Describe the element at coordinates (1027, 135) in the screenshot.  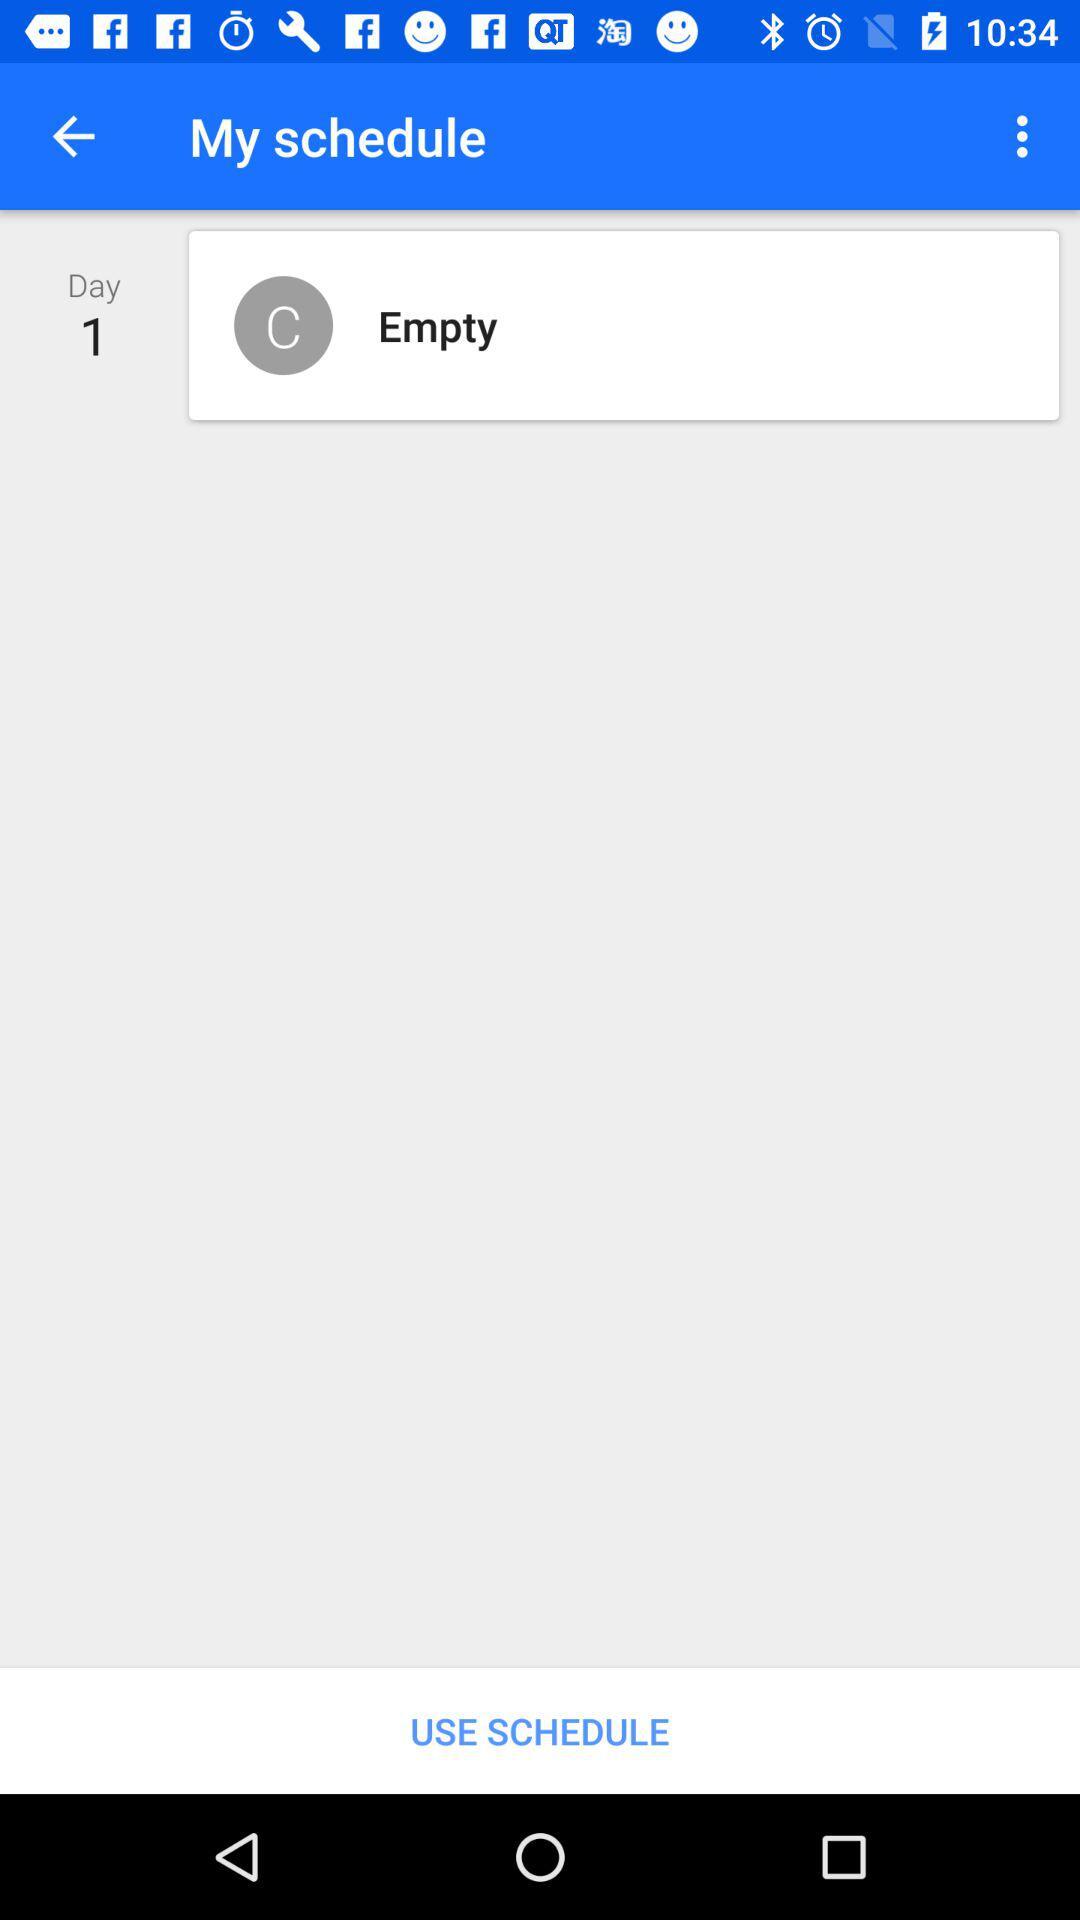
I see `the item above use schedule item` at that location.